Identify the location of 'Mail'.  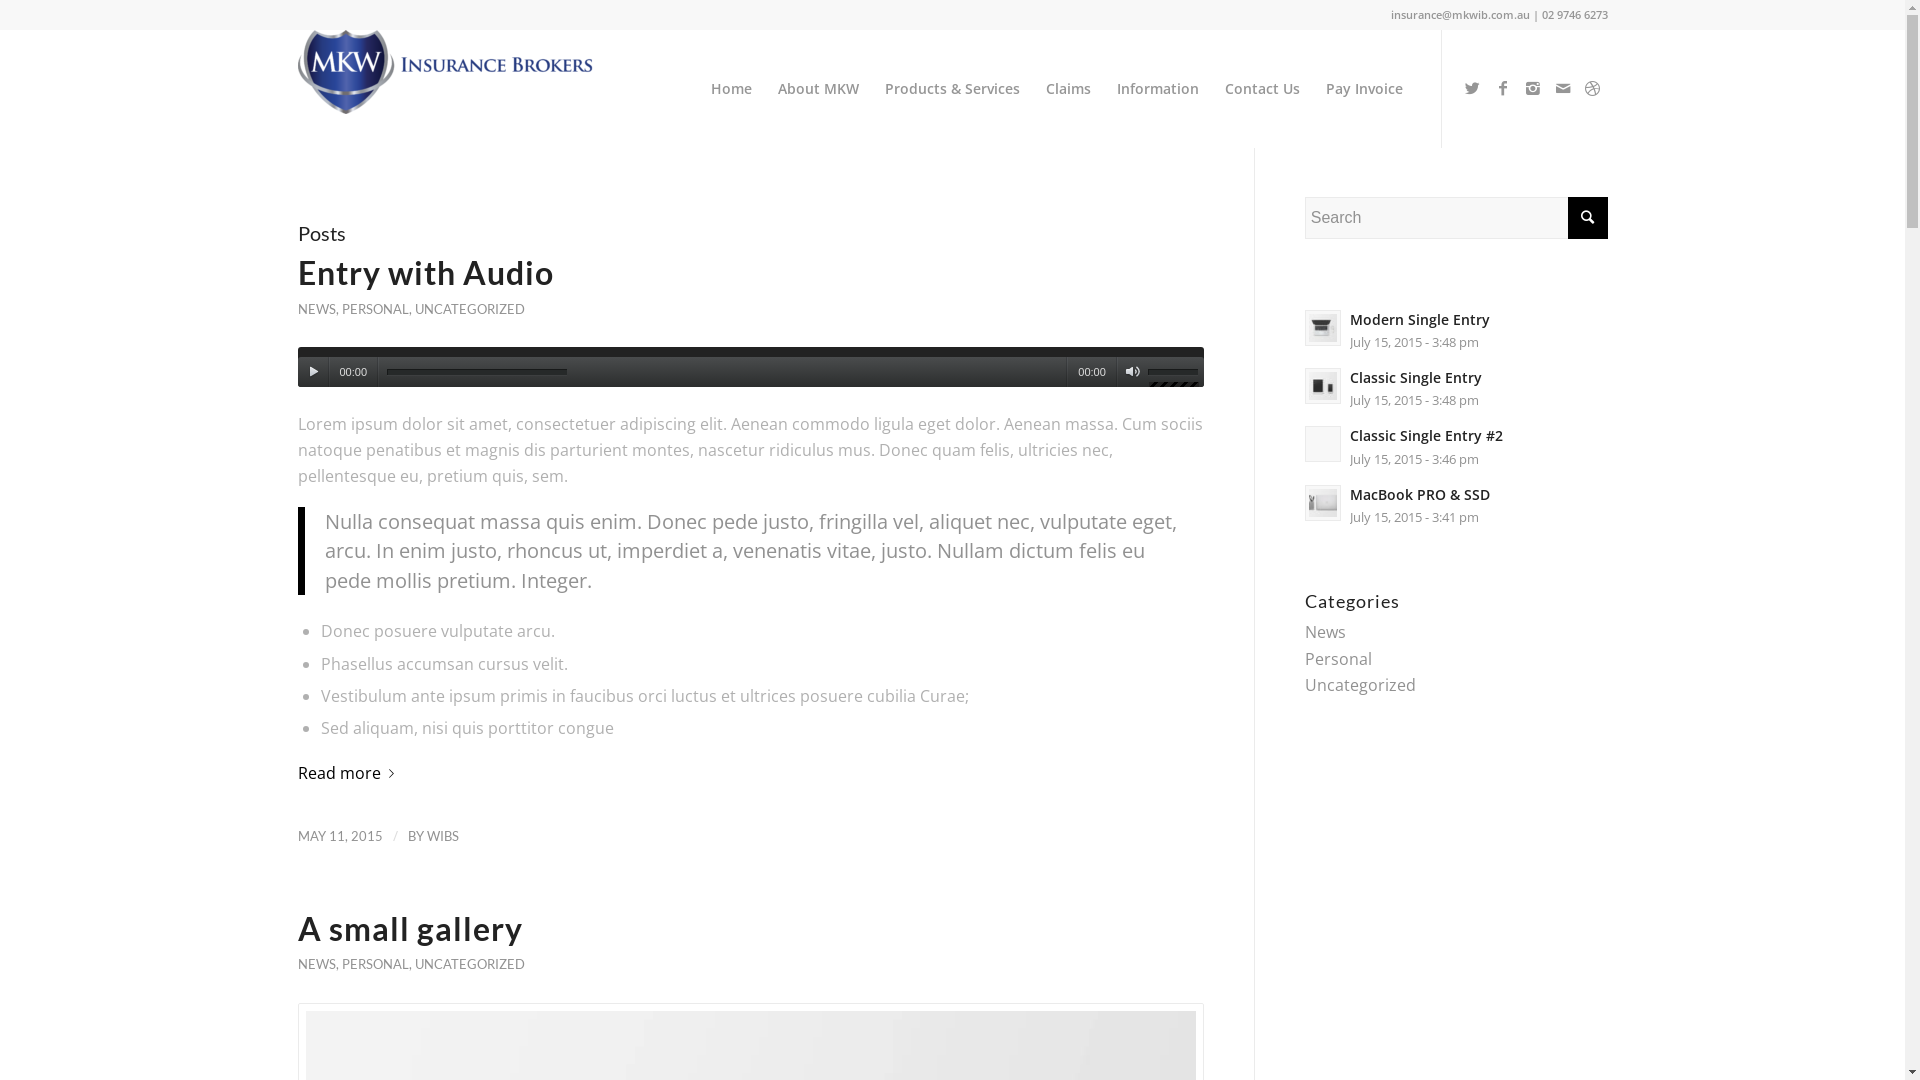
(1562, 87).